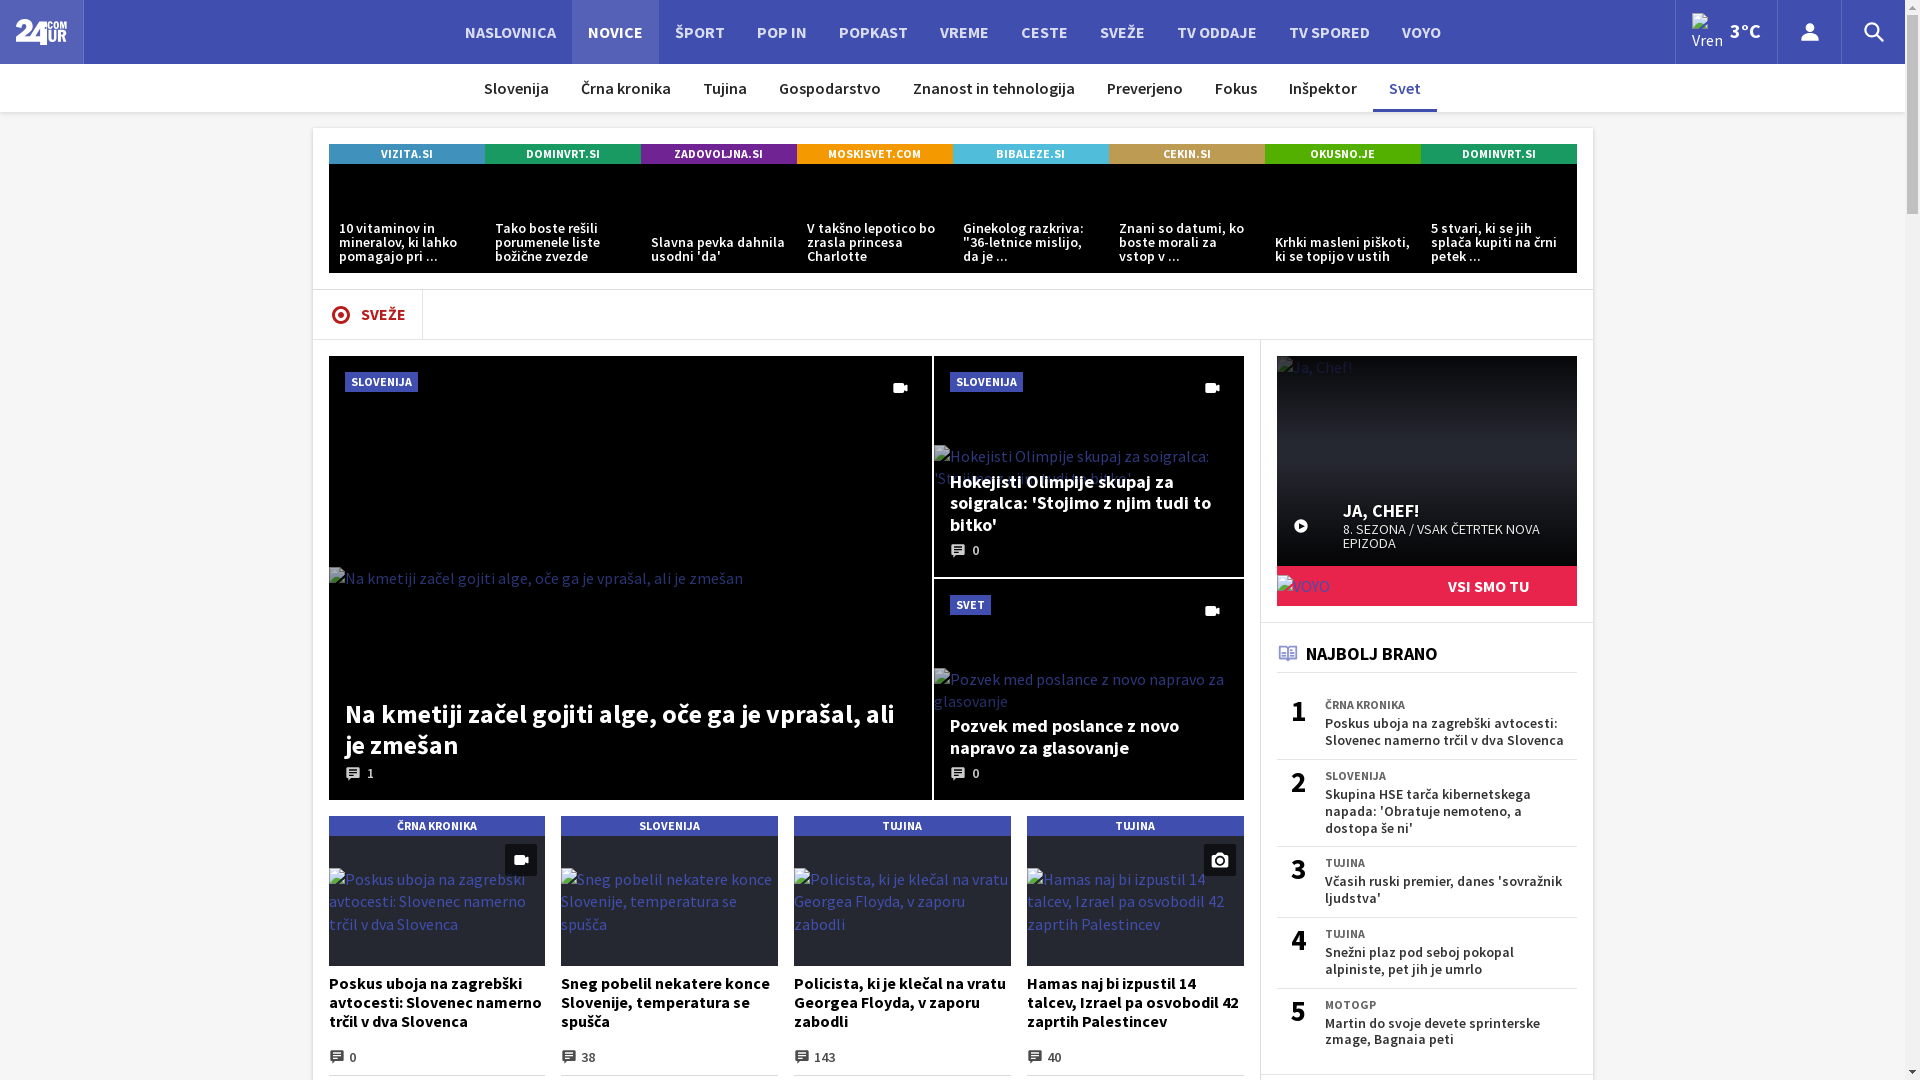  Describe the element at coordinates (614, 31) in the screenshot. I see `'NOVICE'` at that location.